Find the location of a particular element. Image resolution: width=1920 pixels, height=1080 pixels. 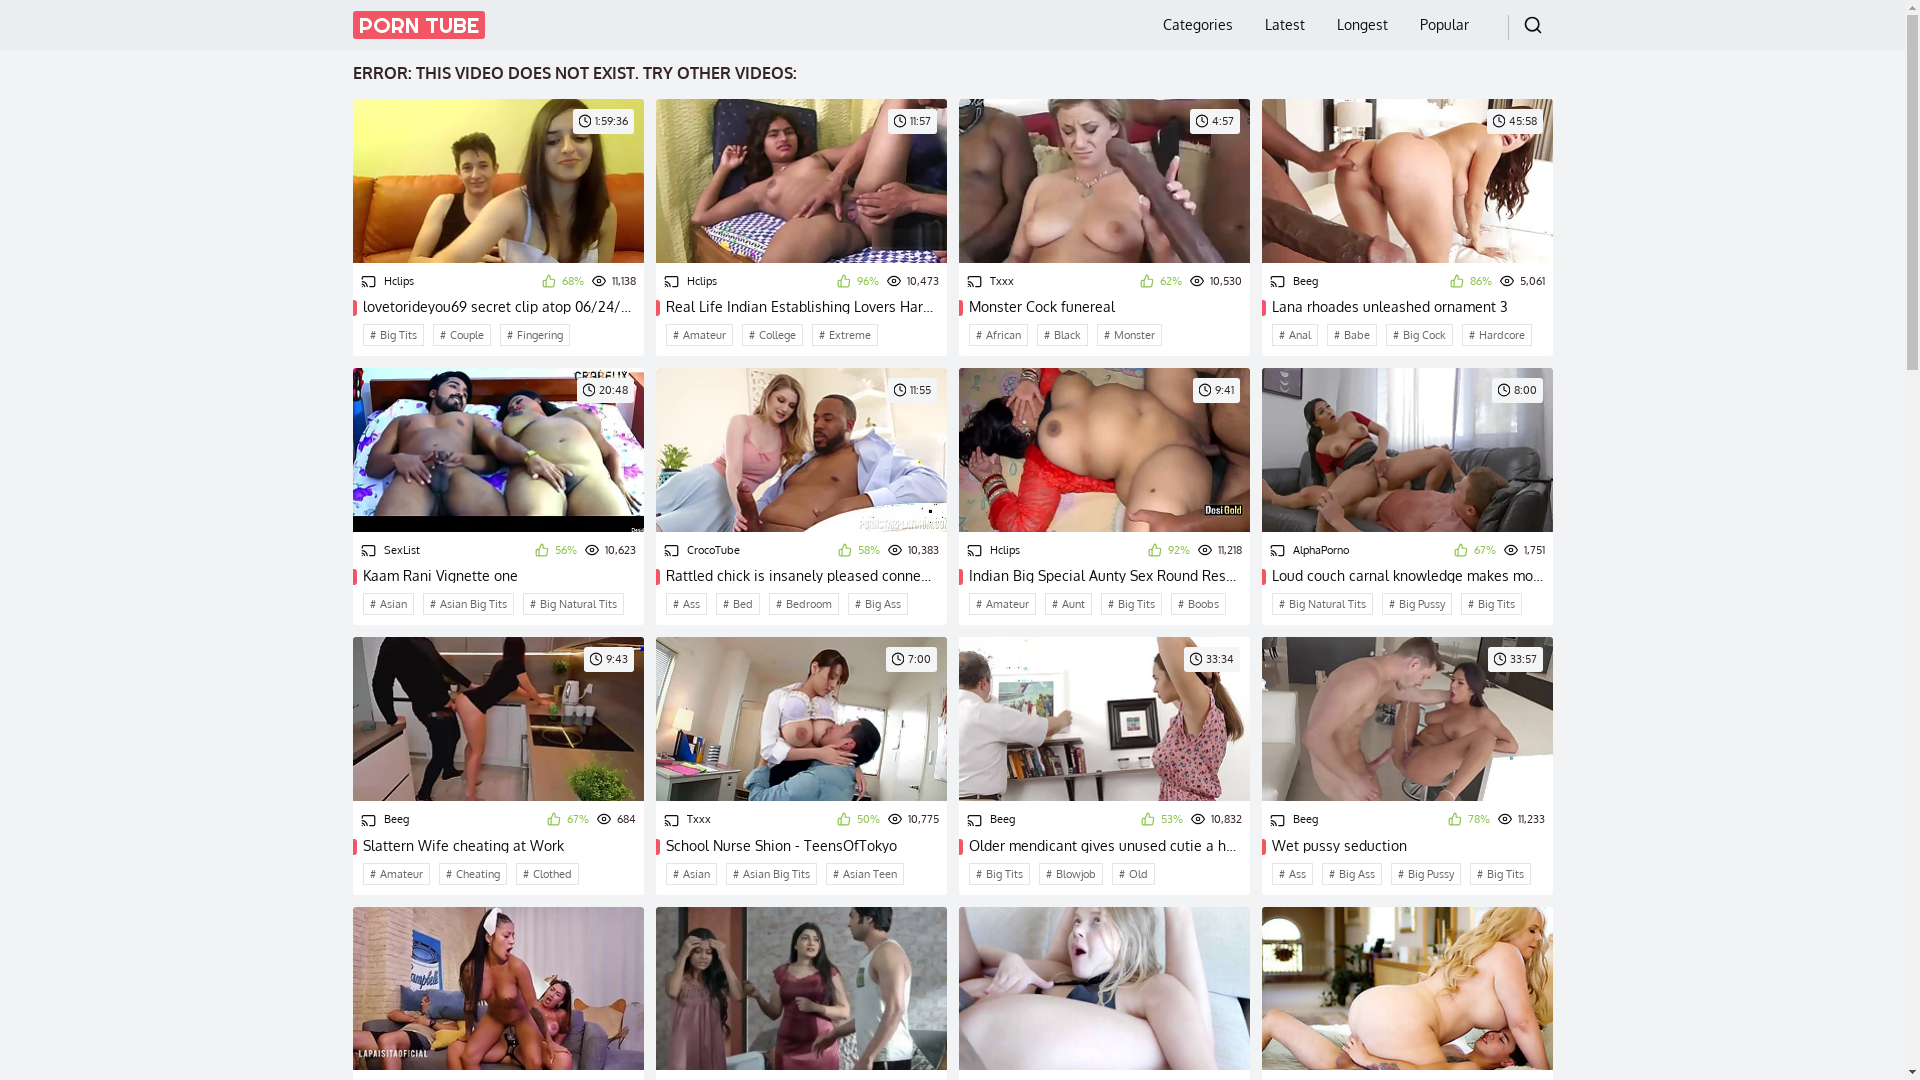

'SexList' is located at coordinates (389, 551).